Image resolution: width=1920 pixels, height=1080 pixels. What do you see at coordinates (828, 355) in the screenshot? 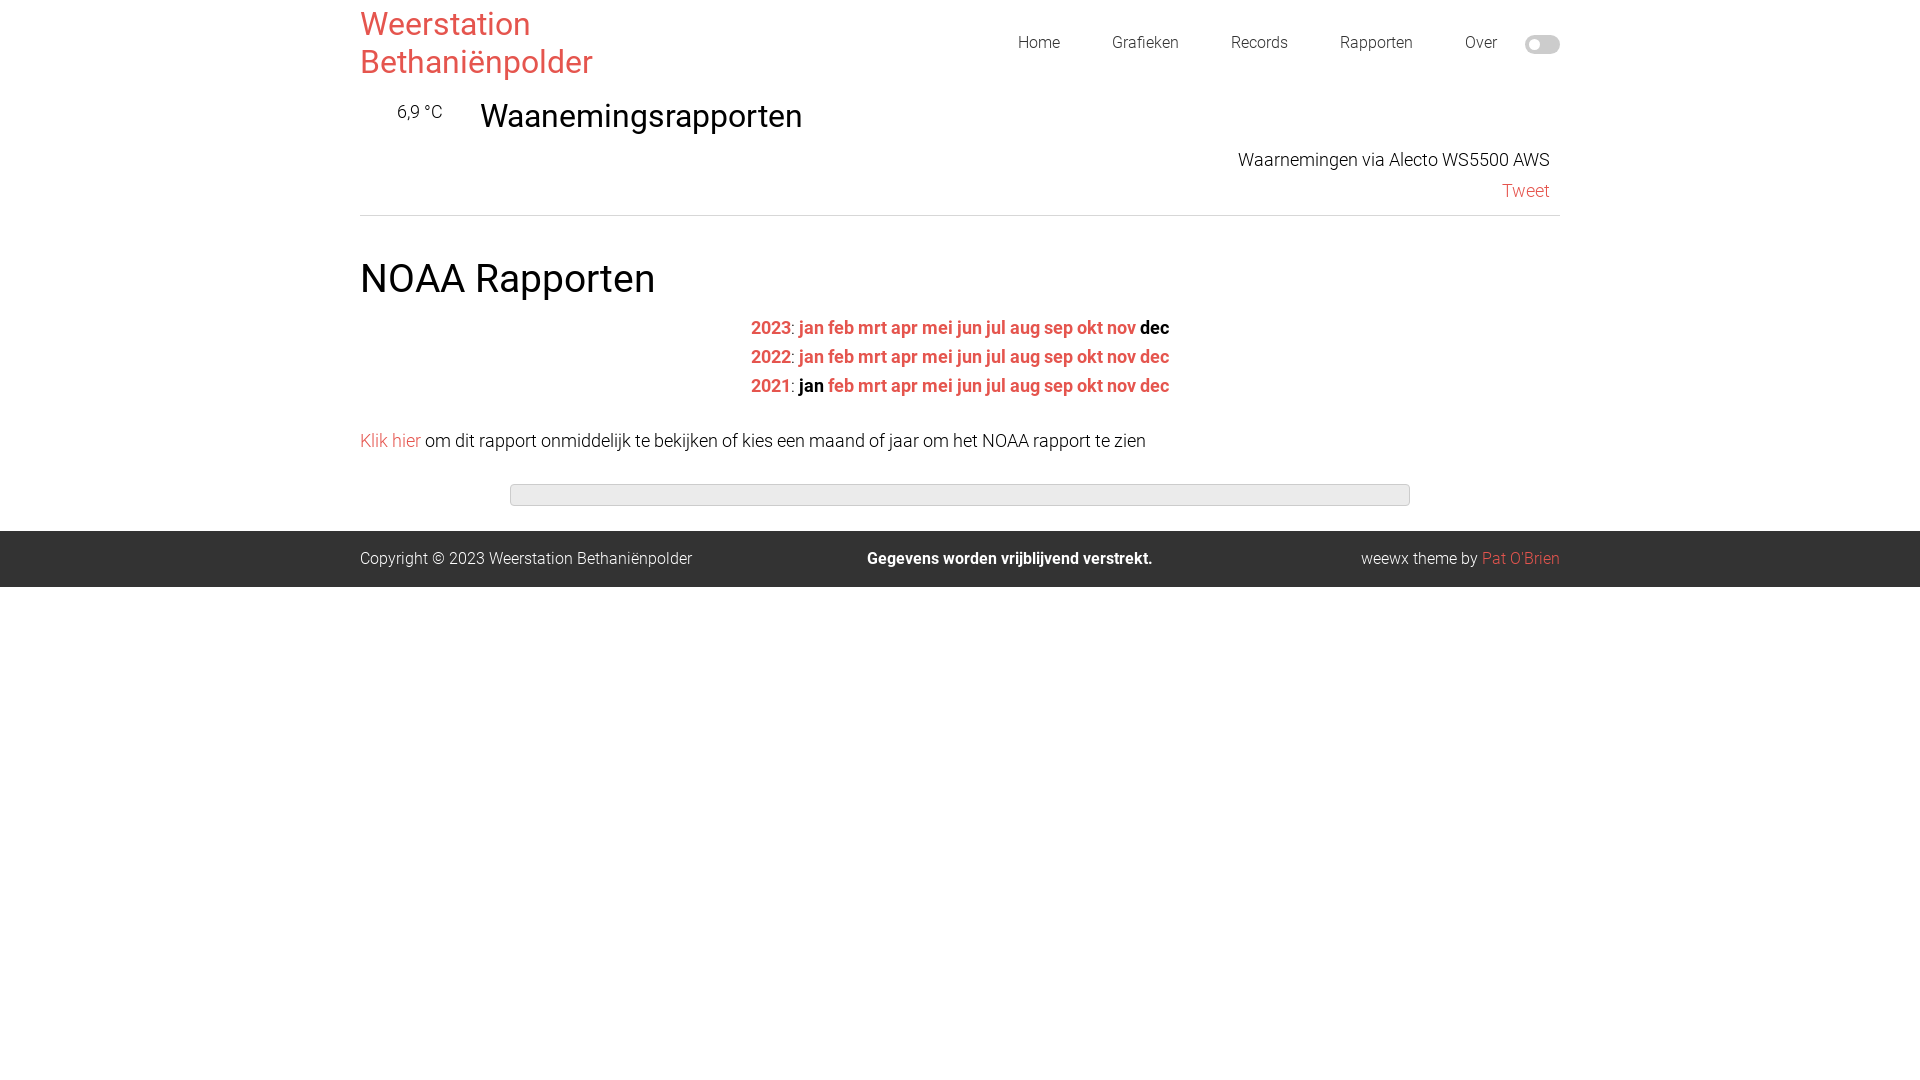
I see `'feb'` at bounding box center [828, 355].